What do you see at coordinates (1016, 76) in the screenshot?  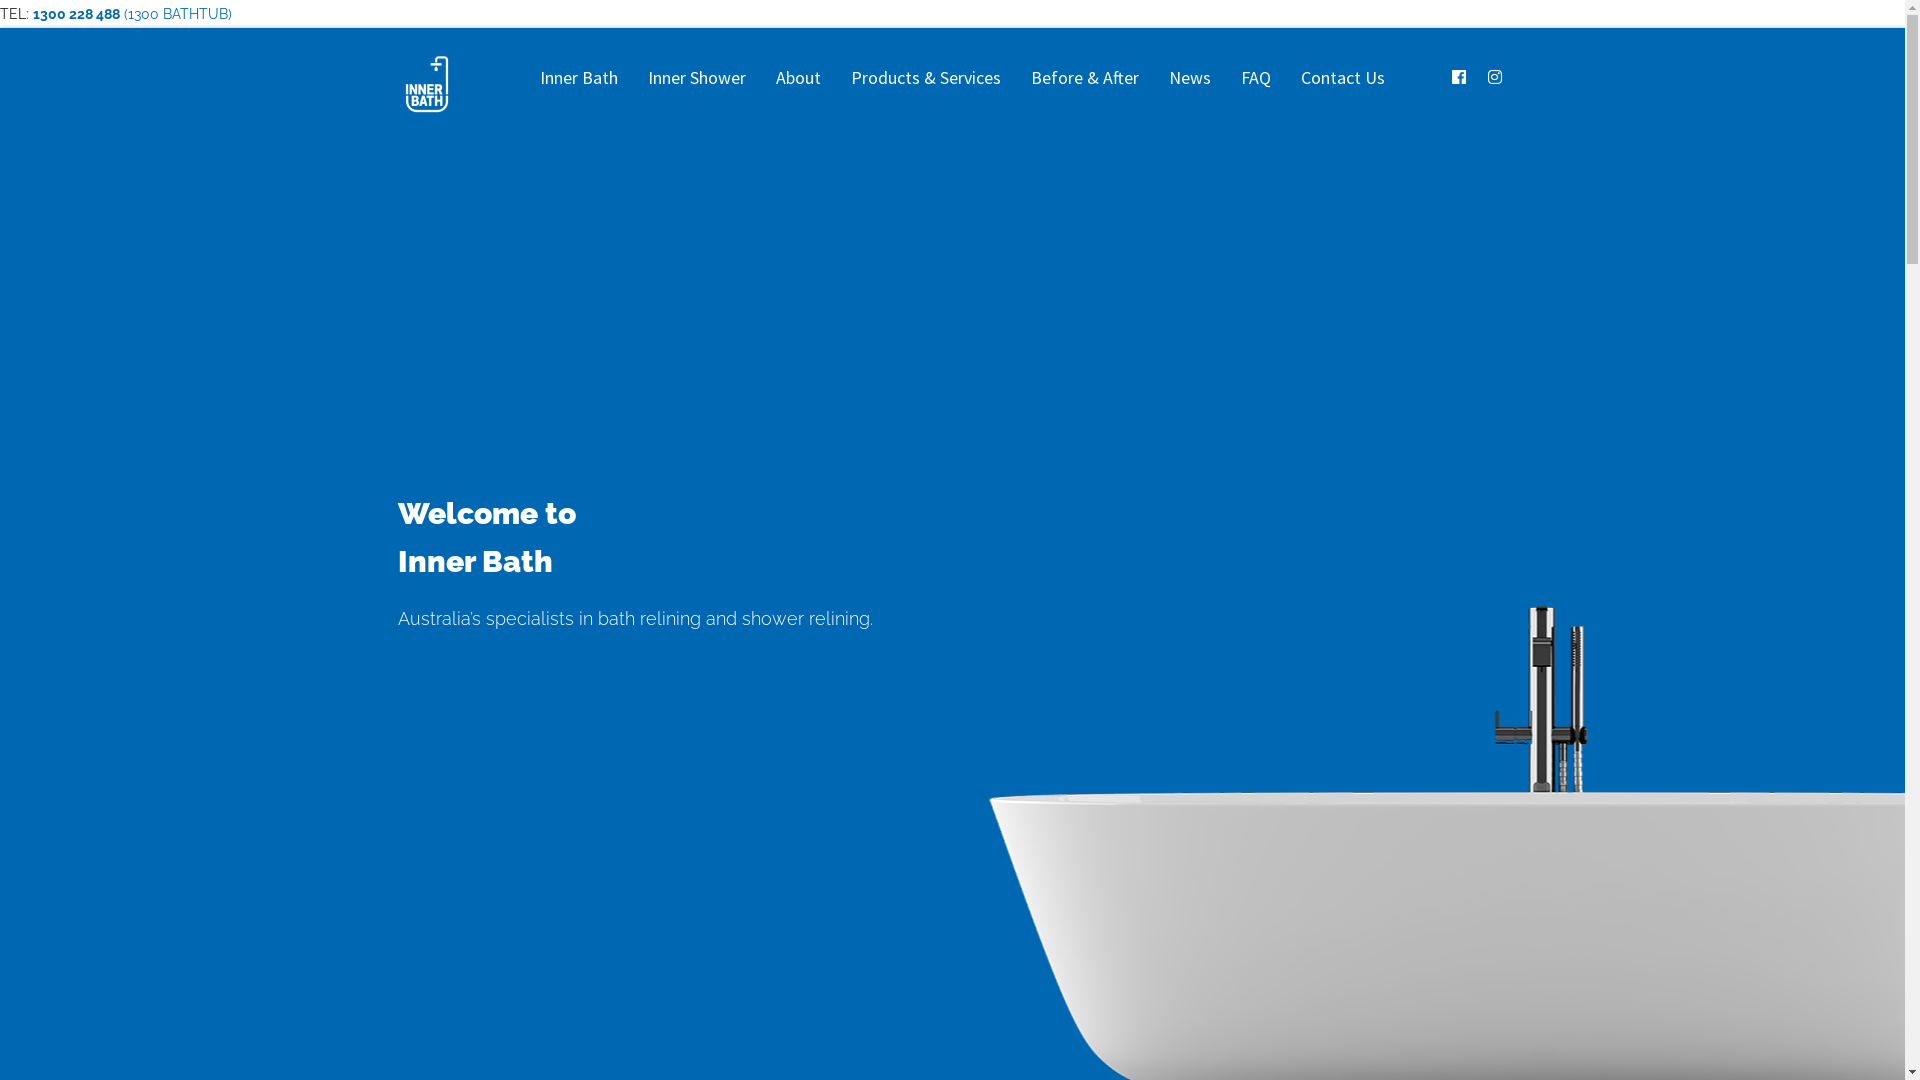 I see `'Before & After'` at bounding box center [1016, 76].